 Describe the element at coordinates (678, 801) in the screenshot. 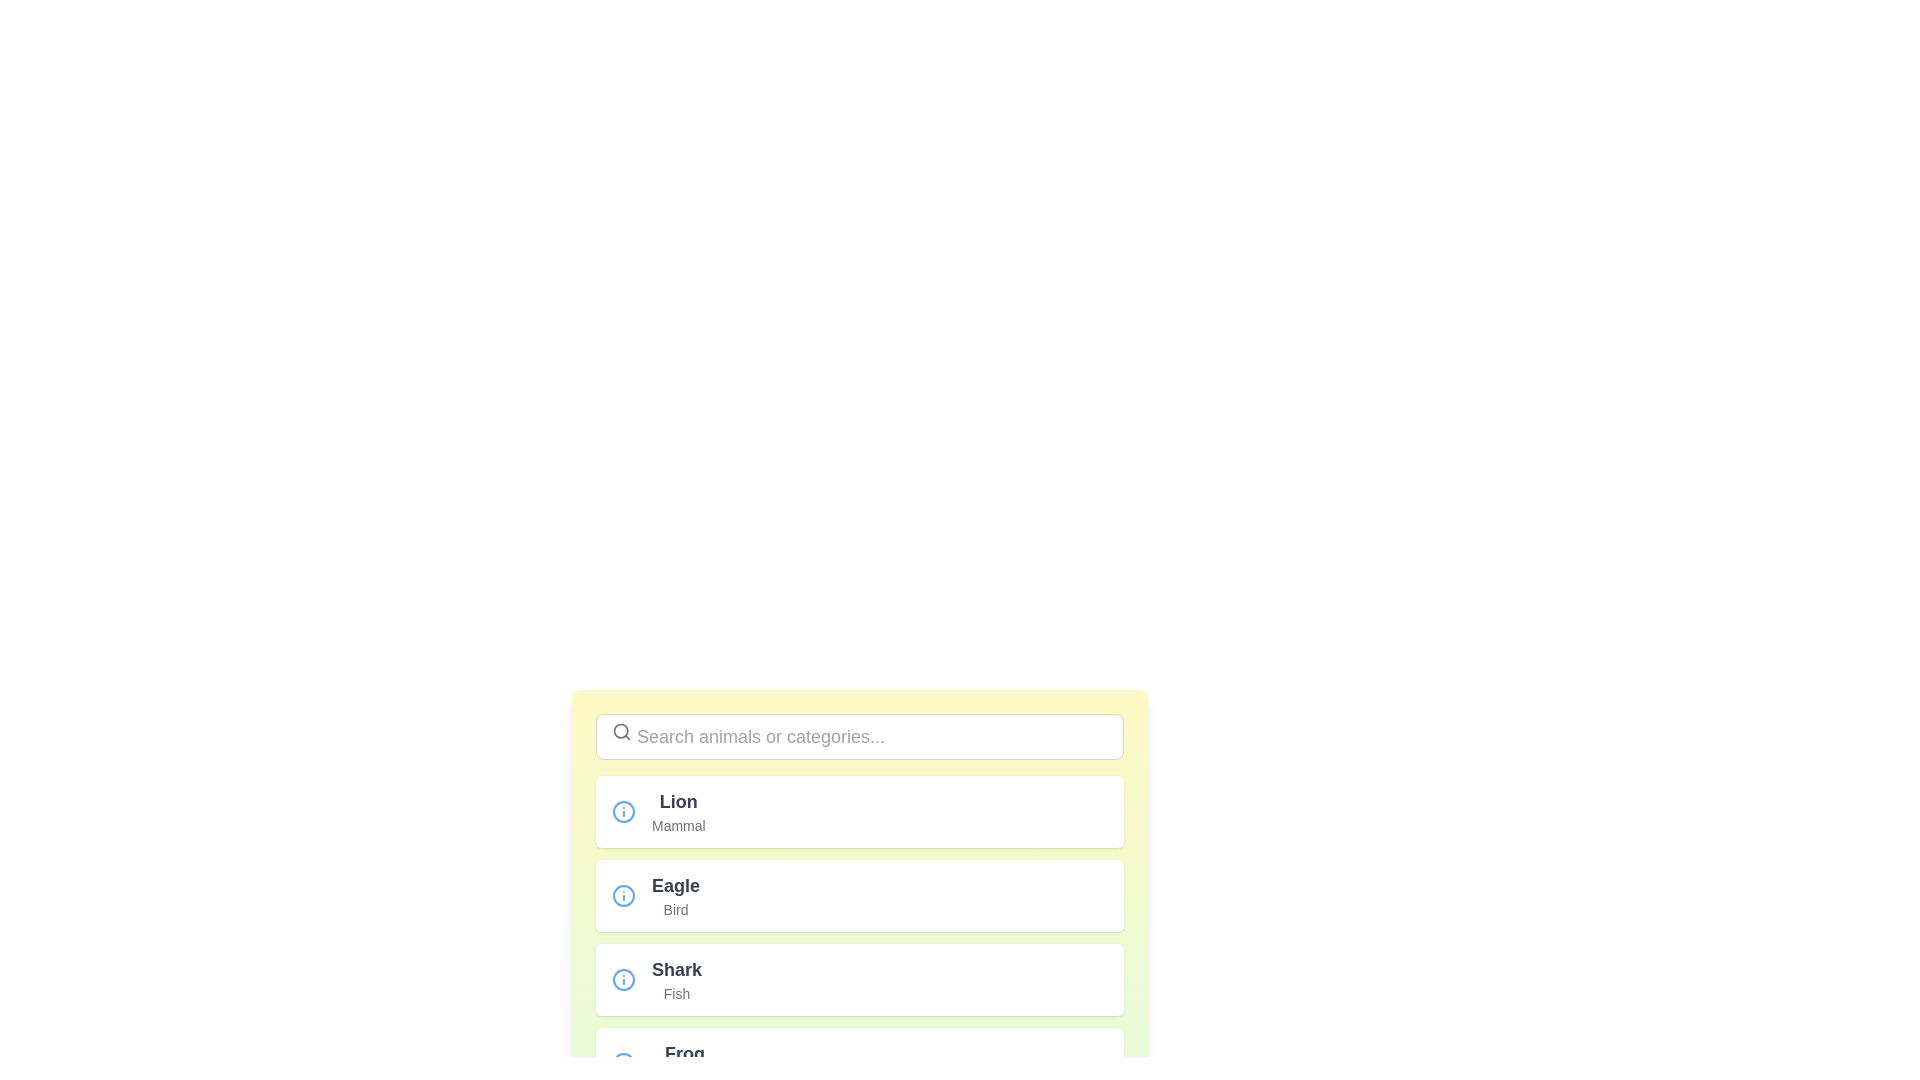

I see `the bold text label 'Lion', which is prominently displayed in a larger gray font above the text 'Mammal'` at that location.